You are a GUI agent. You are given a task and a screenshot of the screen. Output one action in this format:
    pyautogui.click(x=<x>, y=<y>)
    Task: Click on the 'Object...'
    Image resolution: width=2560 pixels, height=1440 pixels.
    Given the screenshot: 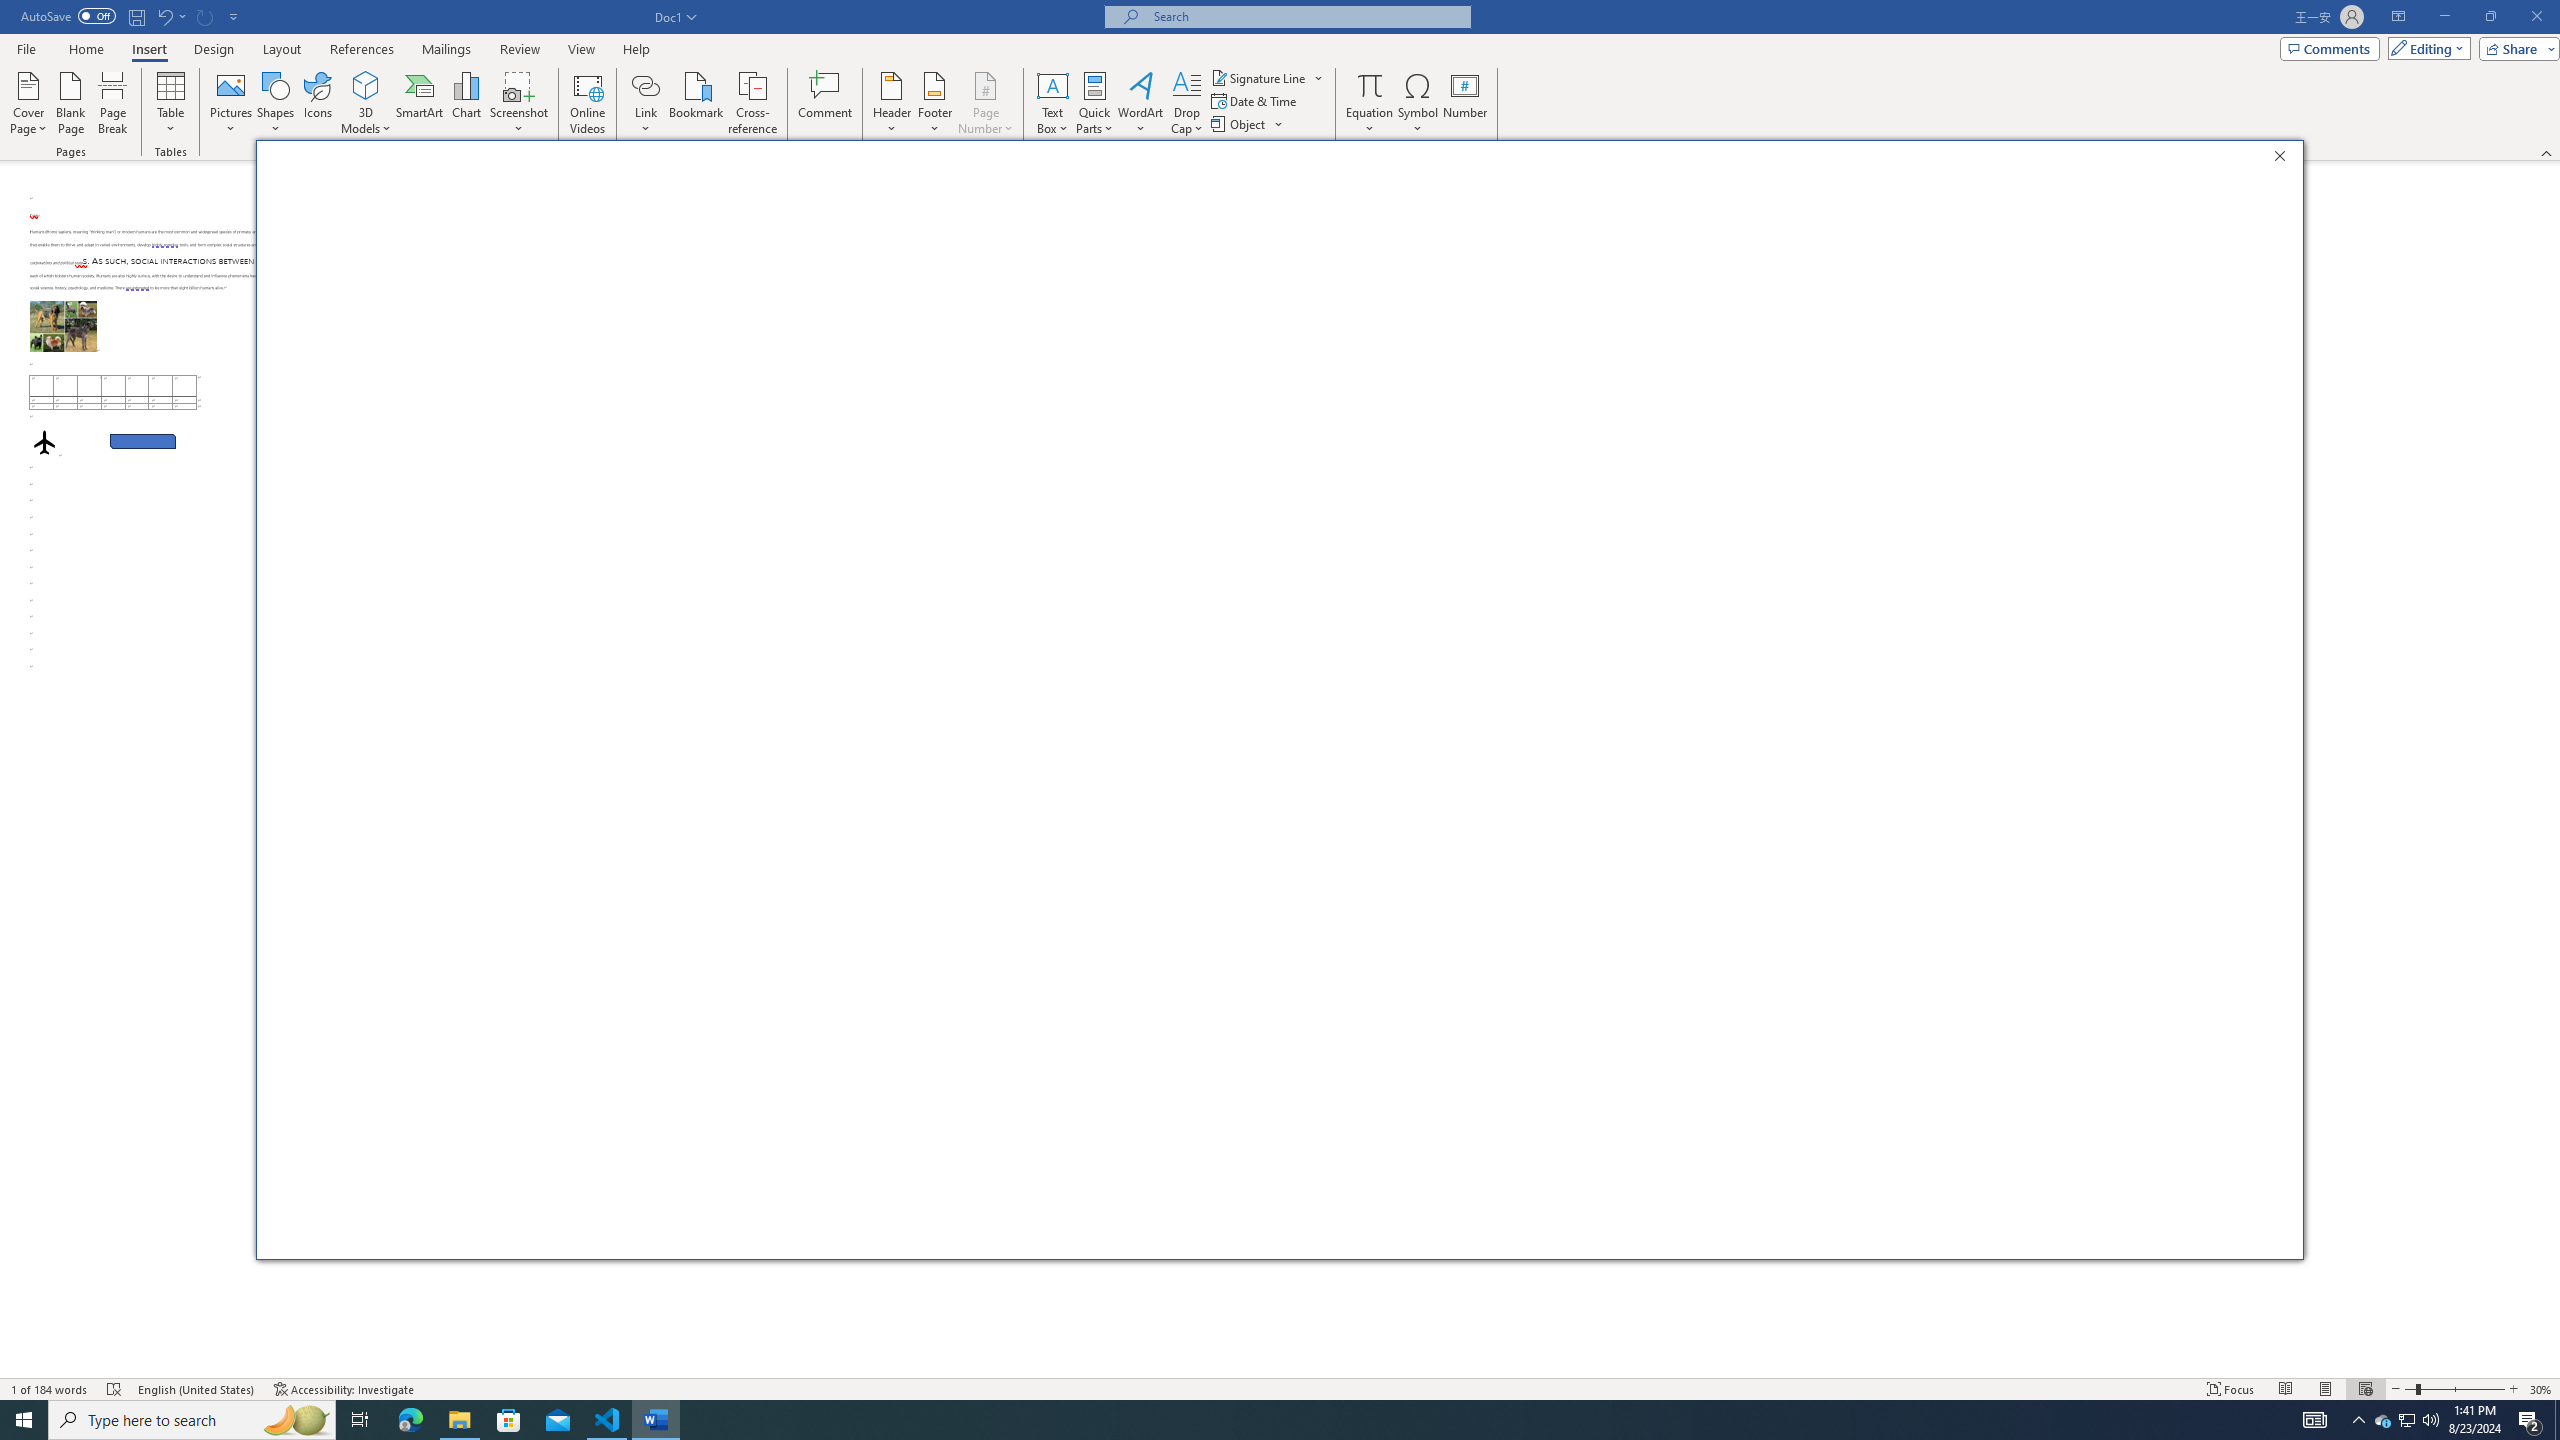 What is the action you would take?
    pyautogui.click(x=1247, y=122)
    